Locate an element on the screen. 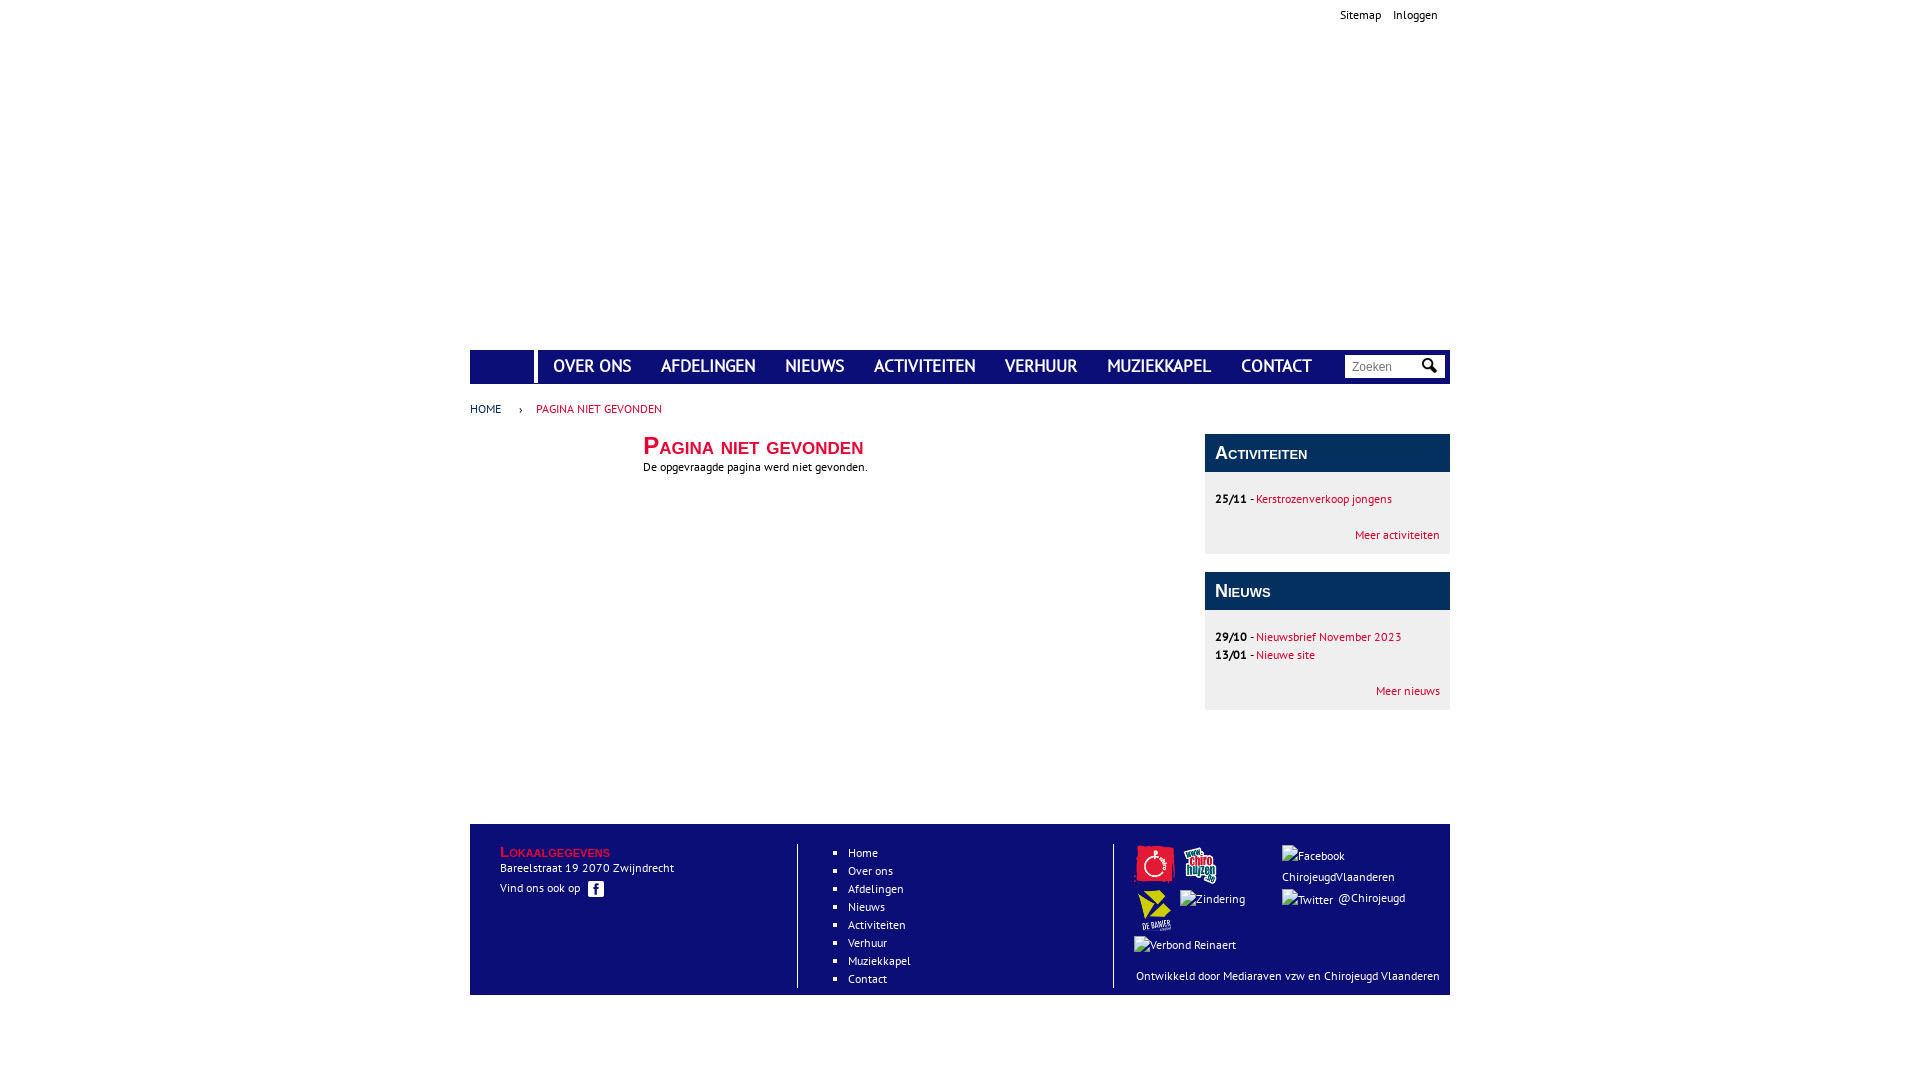 This screenshot has height=1080, width=1920. 'Afdelingen' is located at coordinates (875, 887).